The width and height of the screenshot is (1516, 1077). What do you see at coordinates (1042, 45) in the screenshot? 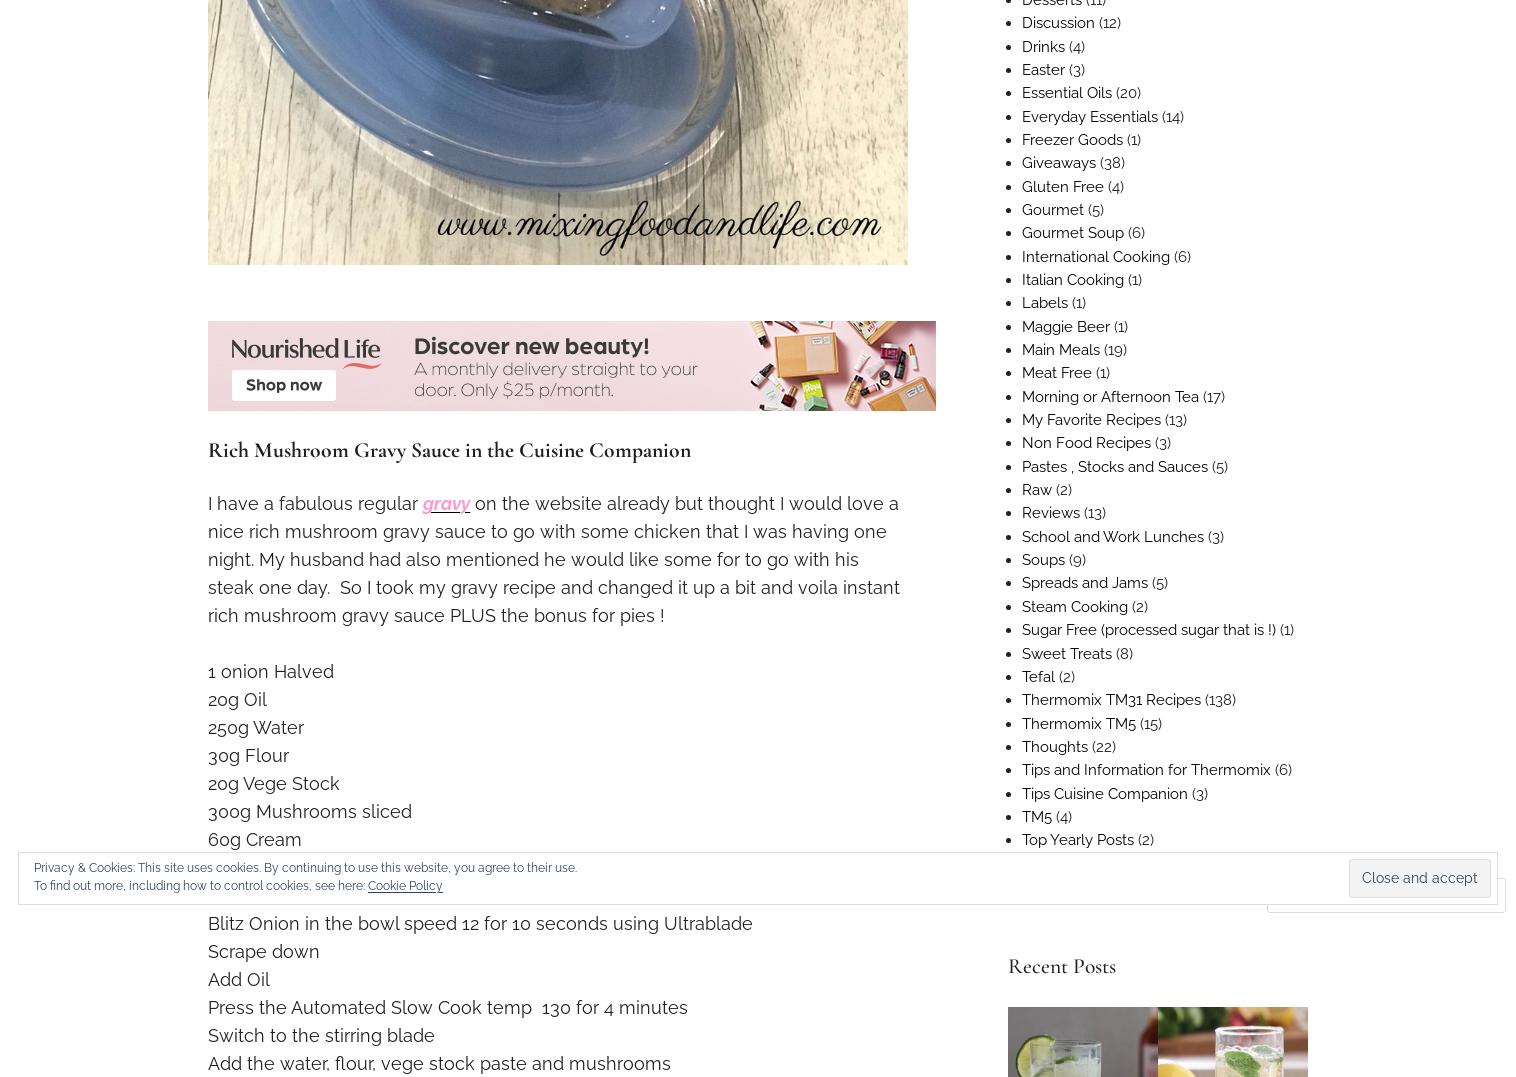
I see `'Drinks'` at bounding box center [1042, 45].